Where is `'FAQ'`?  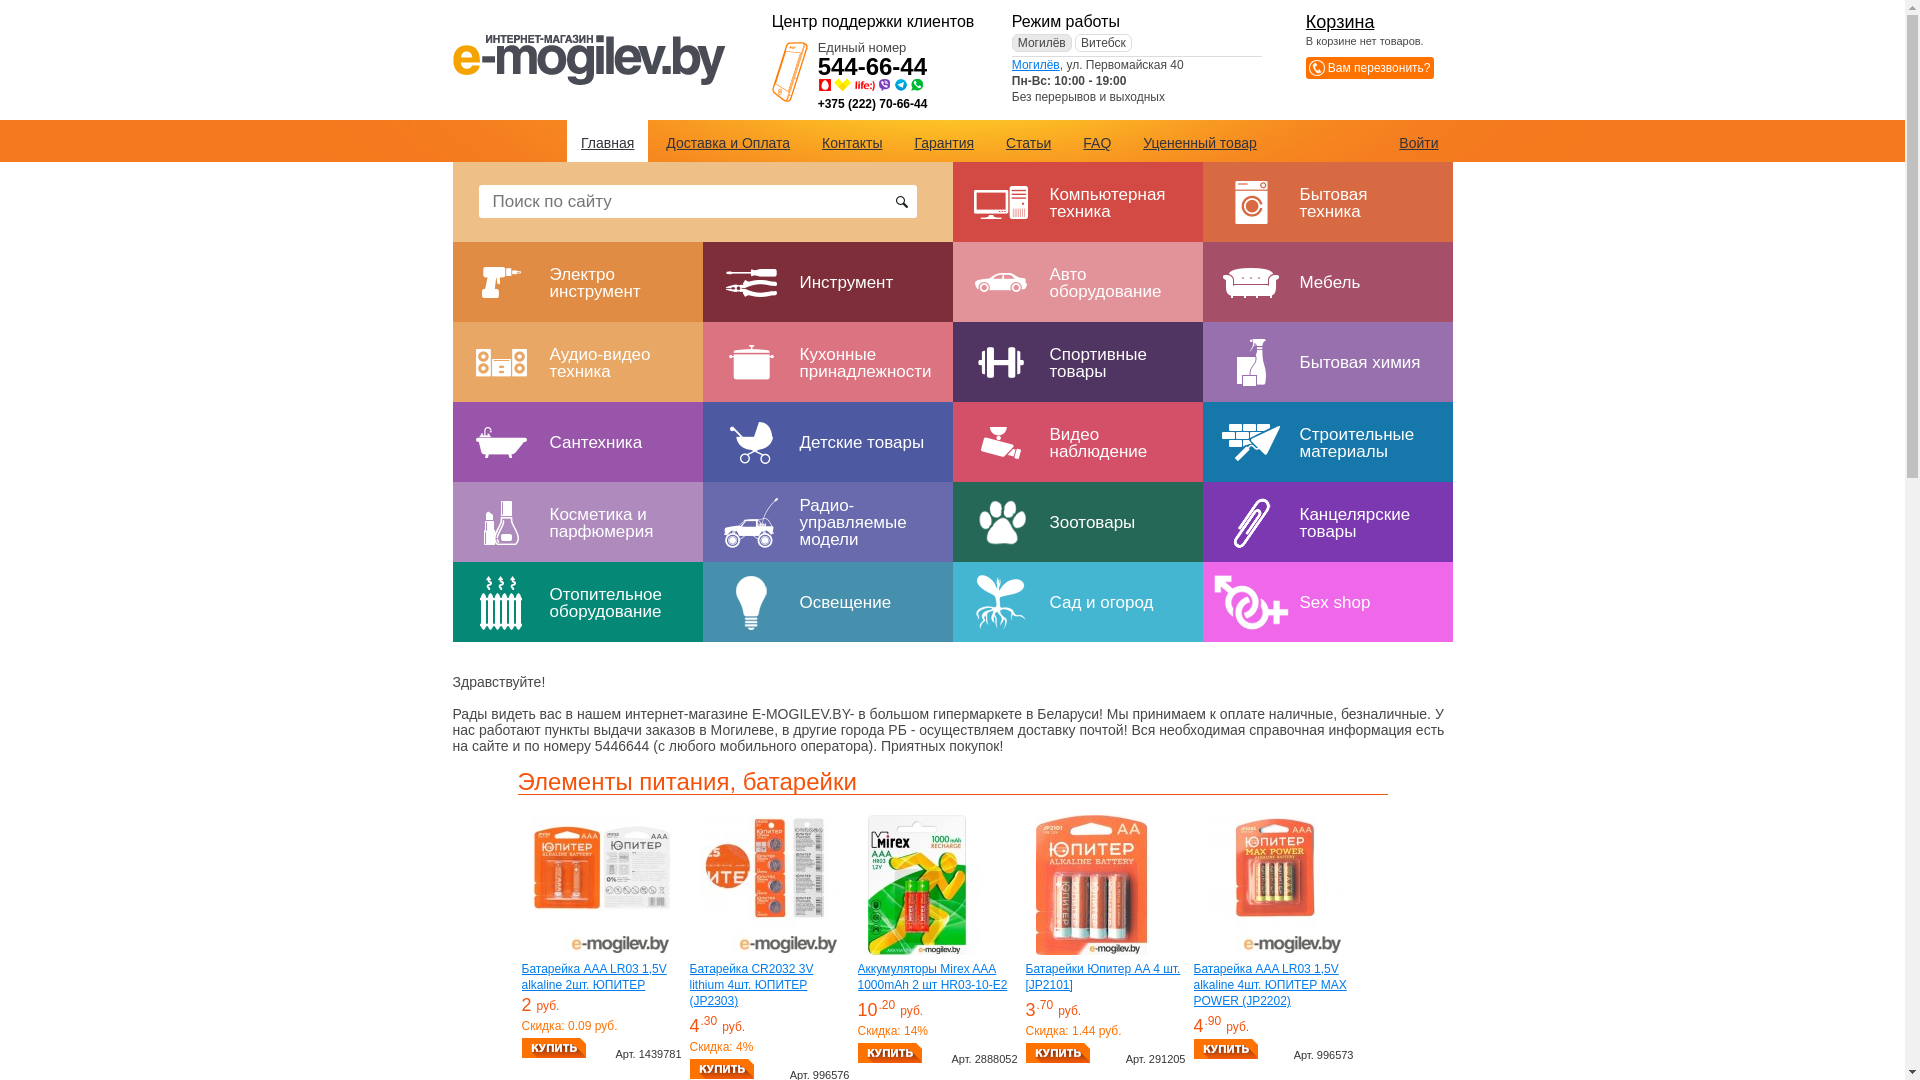
'FAQ' is located at coordinates (1096, 141).